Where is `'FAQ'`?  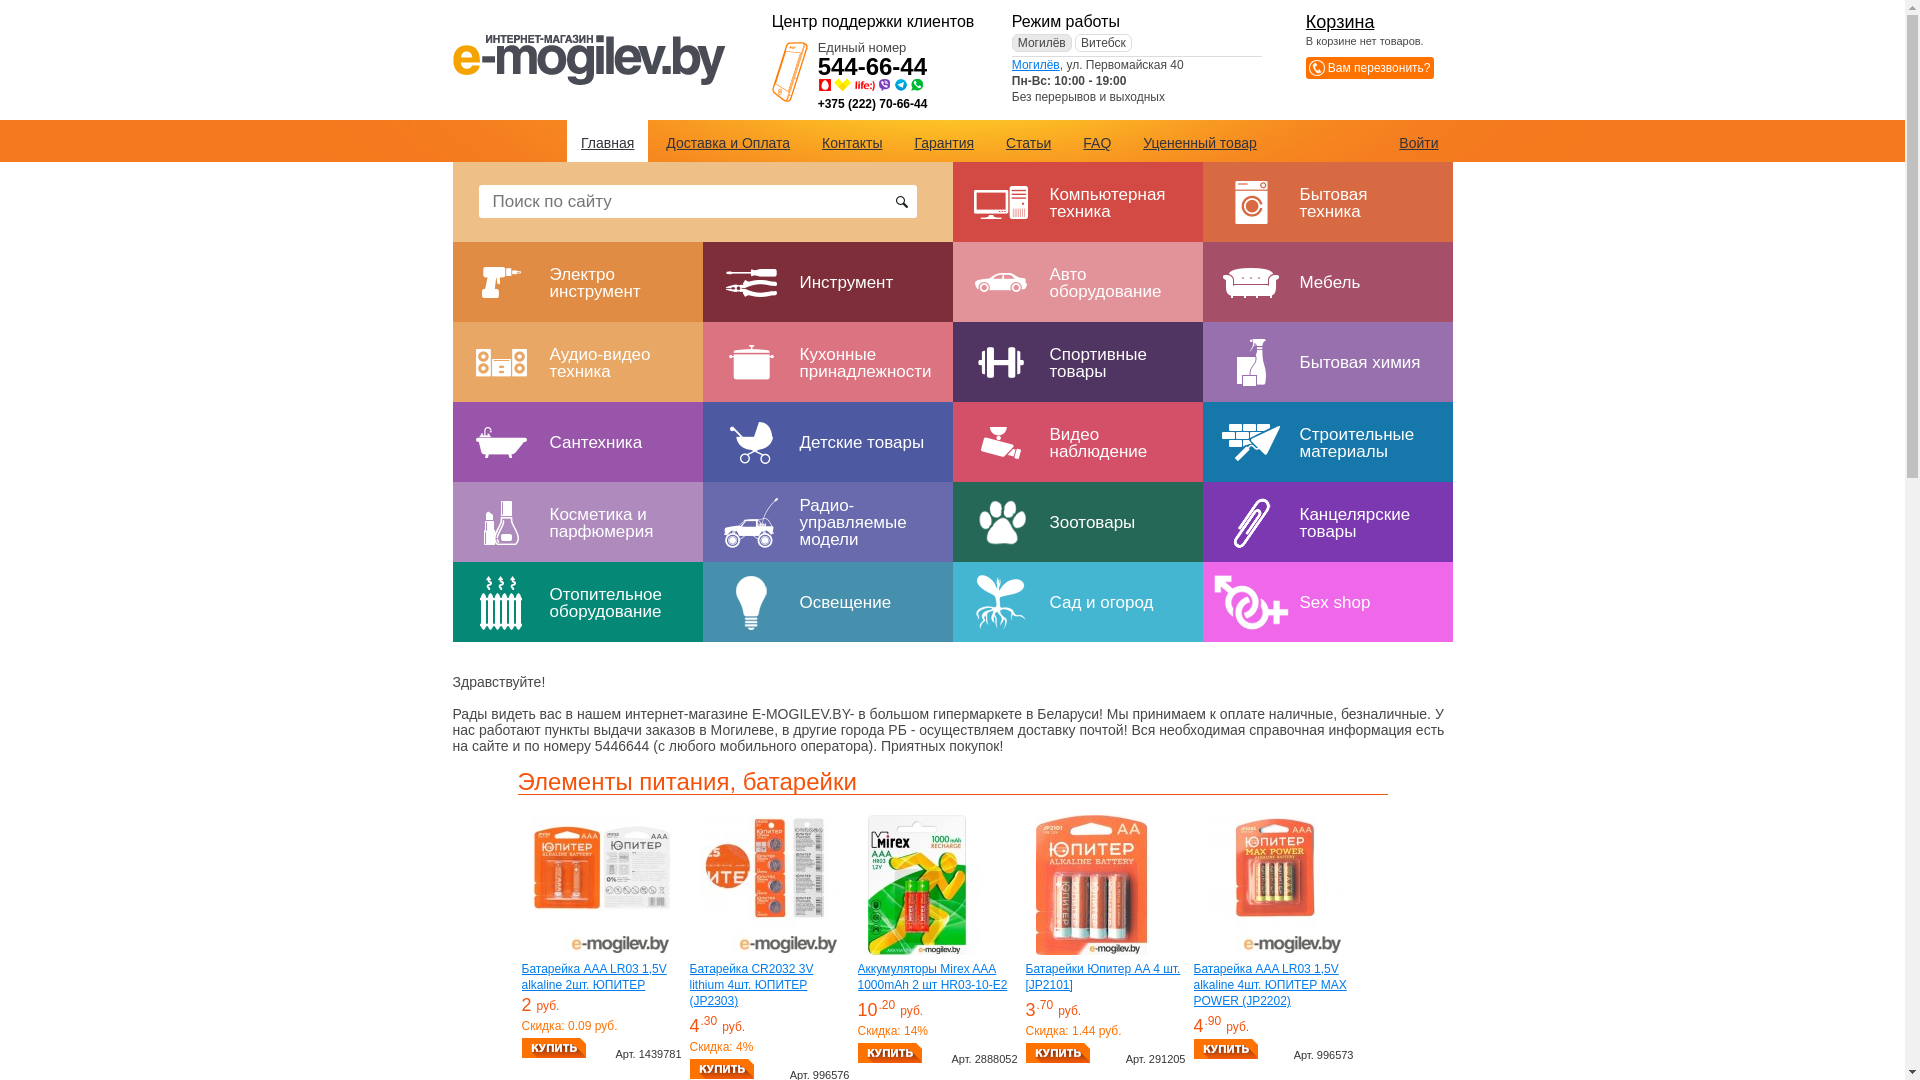
'FAQ' is located at coordinates (1096, 141).